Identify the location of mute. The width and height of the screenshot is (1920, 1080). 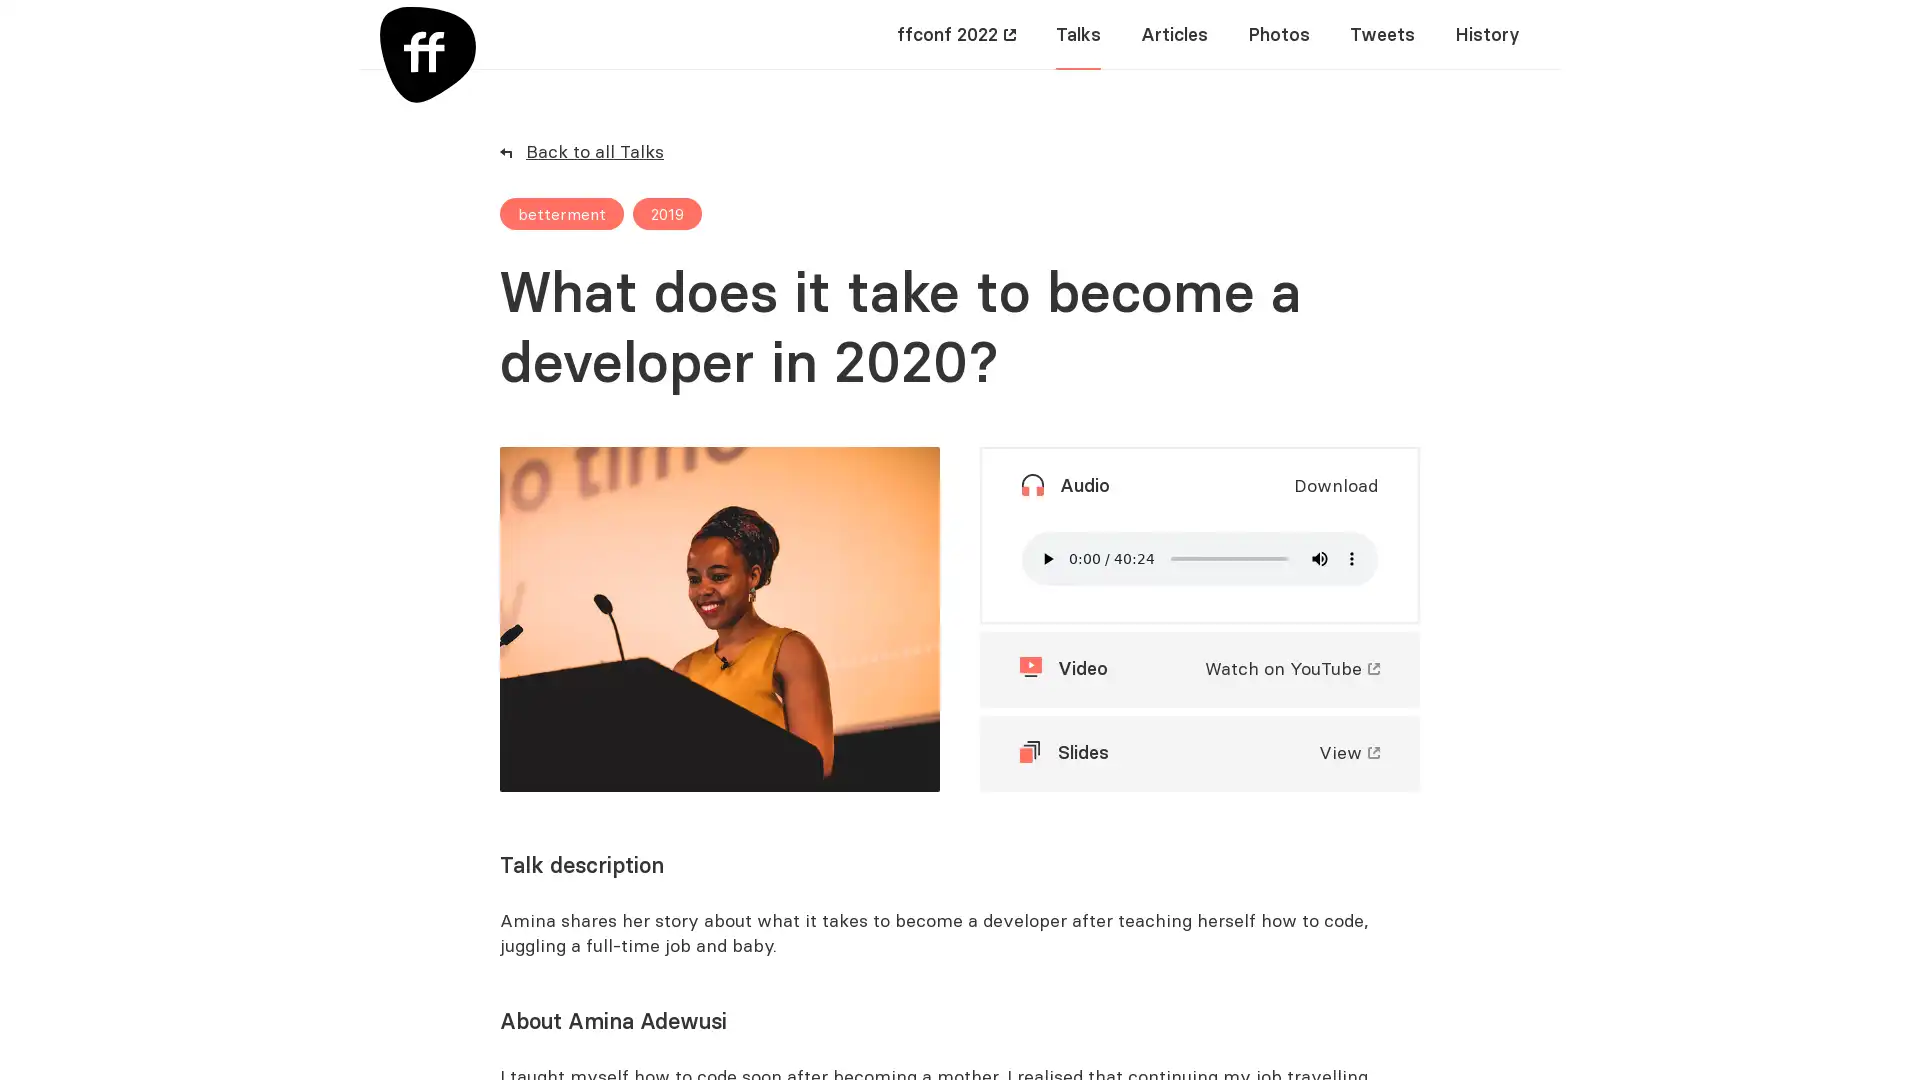
(1320, 559).